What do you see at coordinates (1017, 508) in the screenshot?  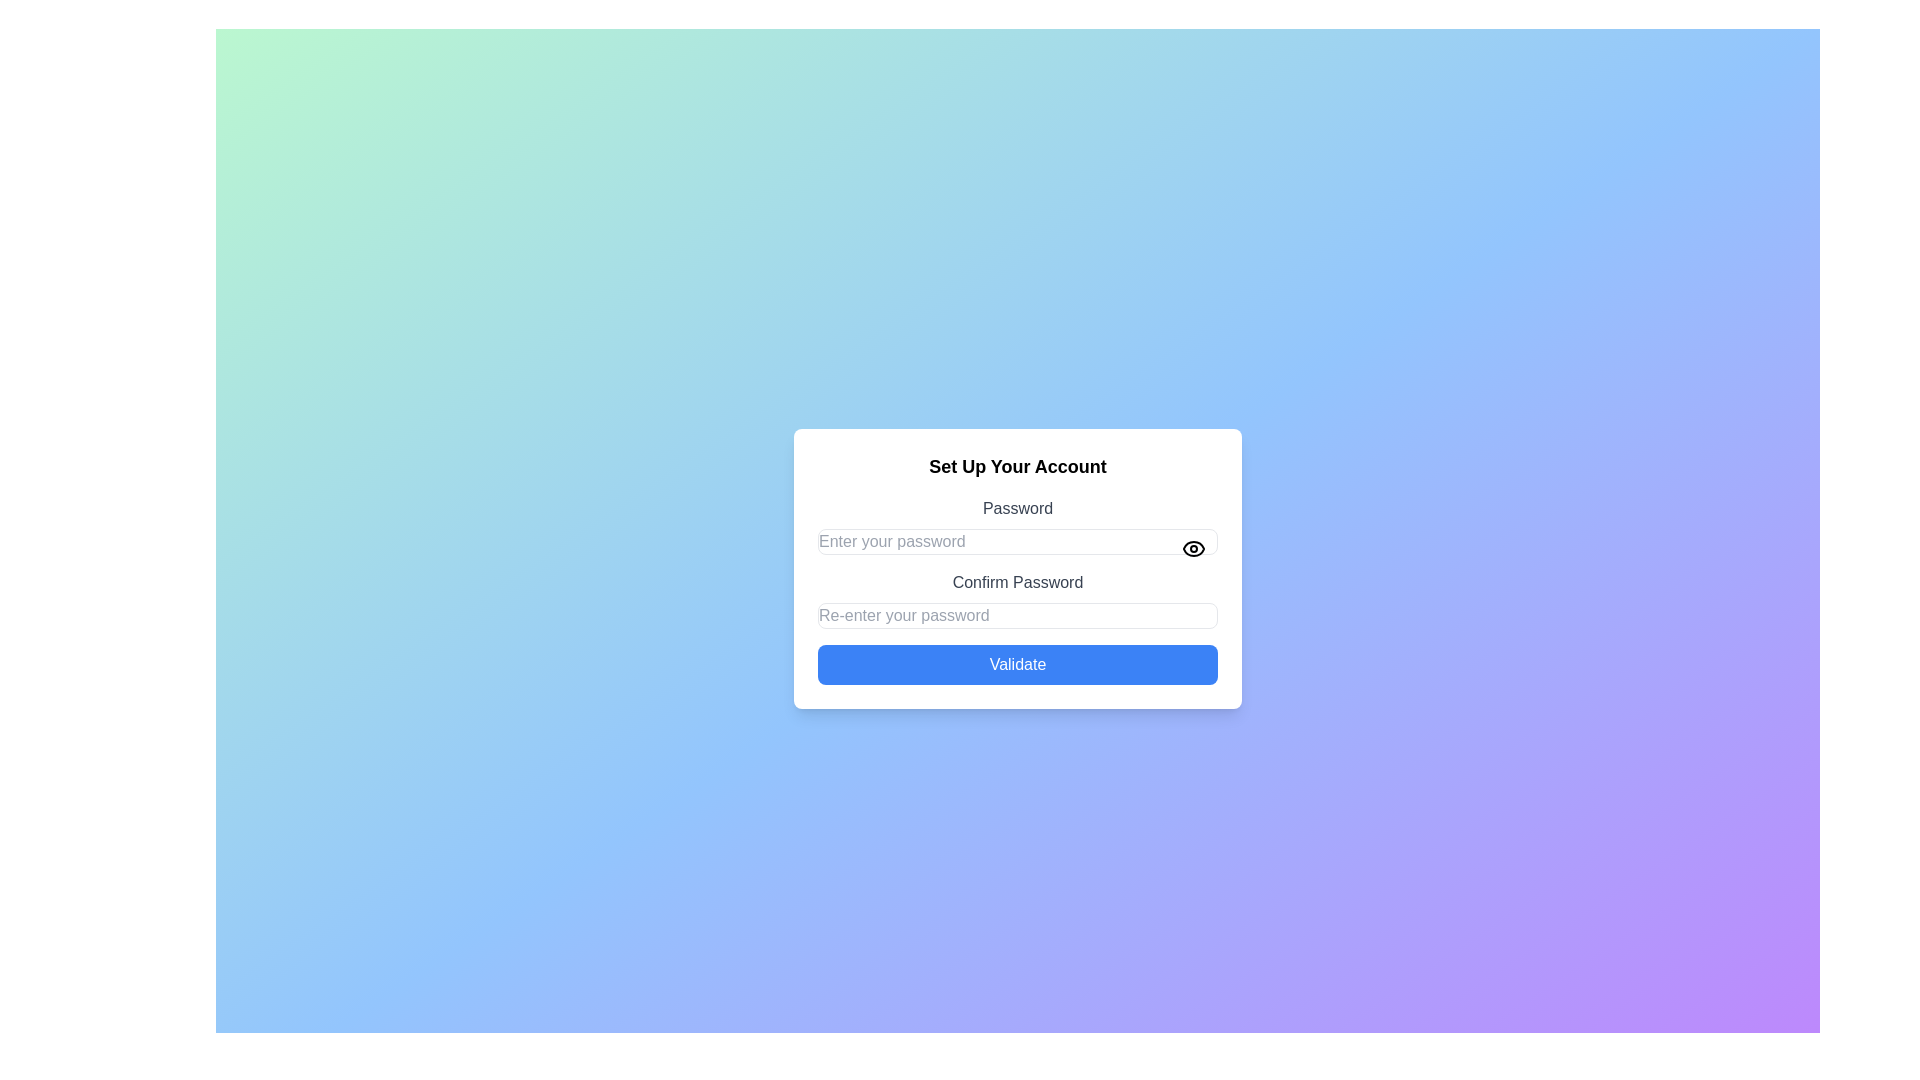 I see `the 'Password' text label, which is styled in gray color and positioned above the password input field` at bounding box center [1017, 508].